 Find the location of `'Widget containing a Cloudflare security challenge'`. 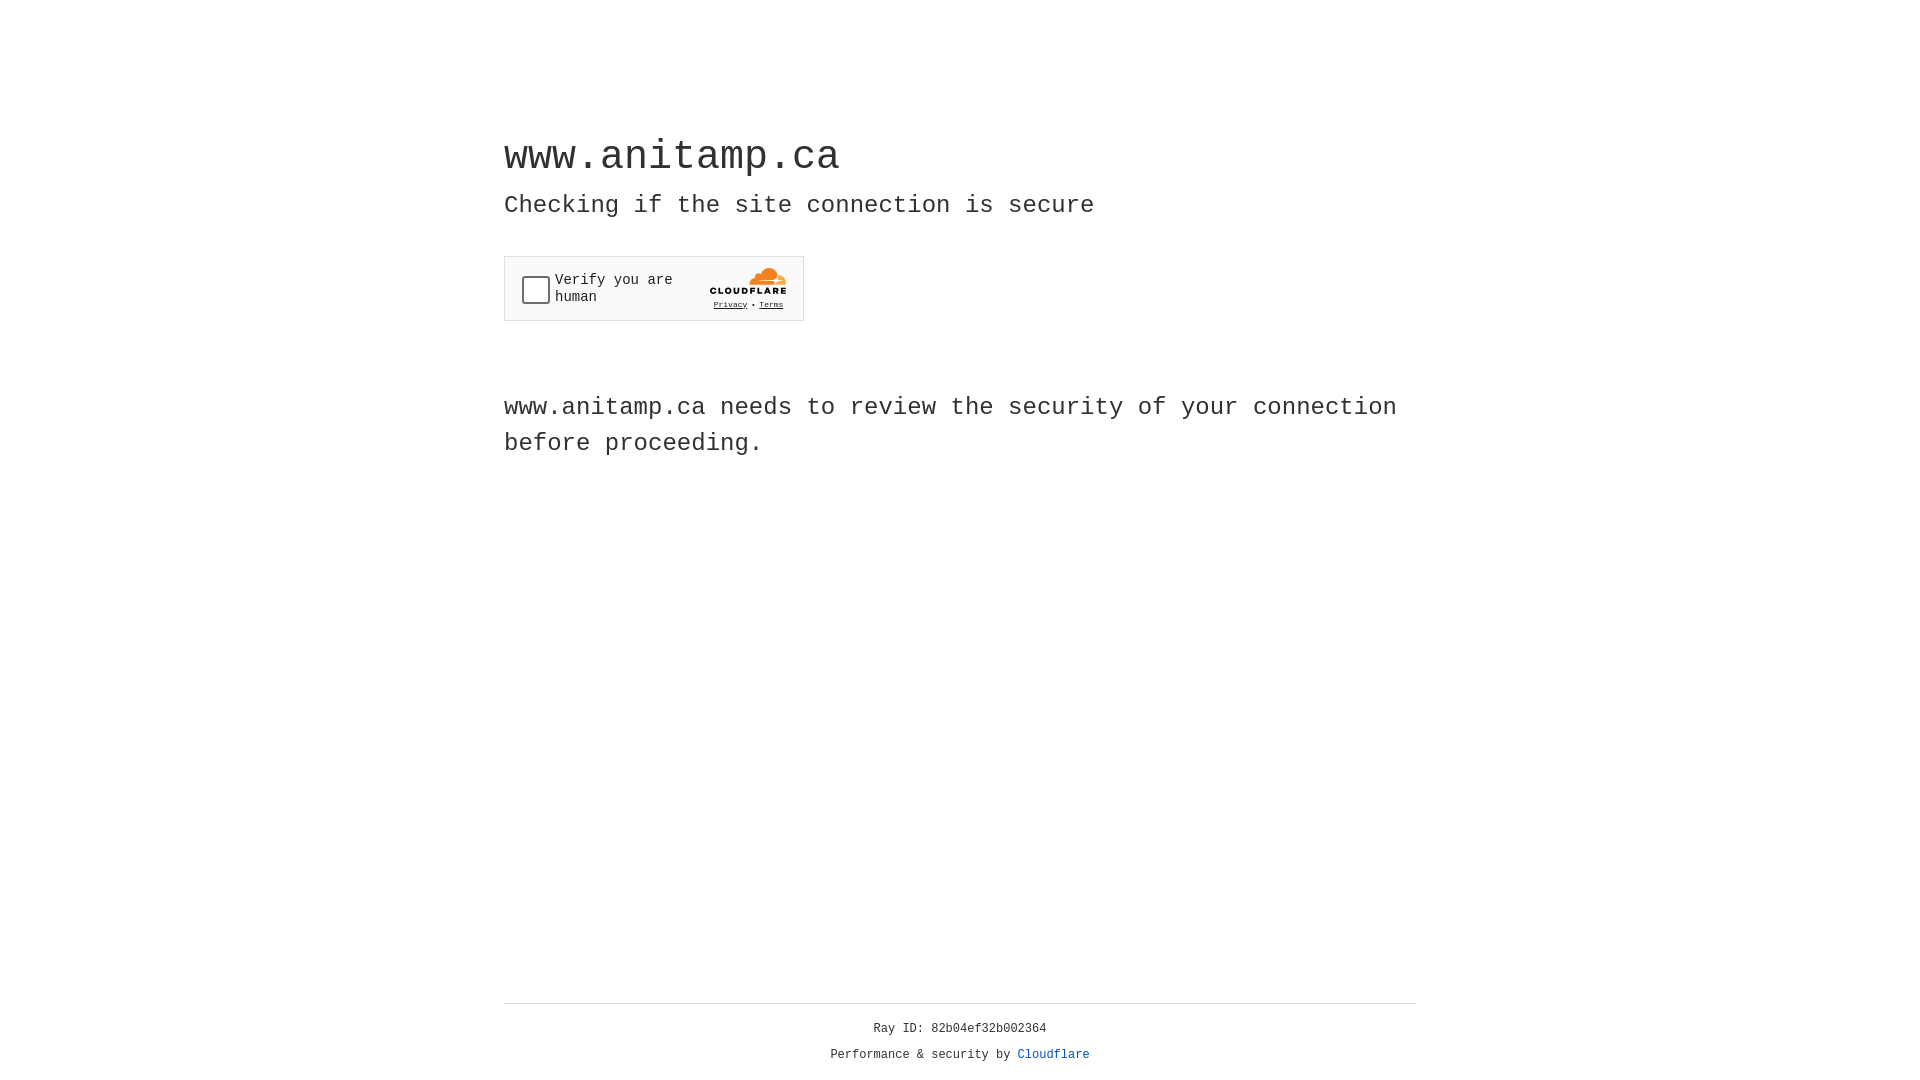

'Widget containing a Cloudflare security challenge' is located at coordinates (653, 288).